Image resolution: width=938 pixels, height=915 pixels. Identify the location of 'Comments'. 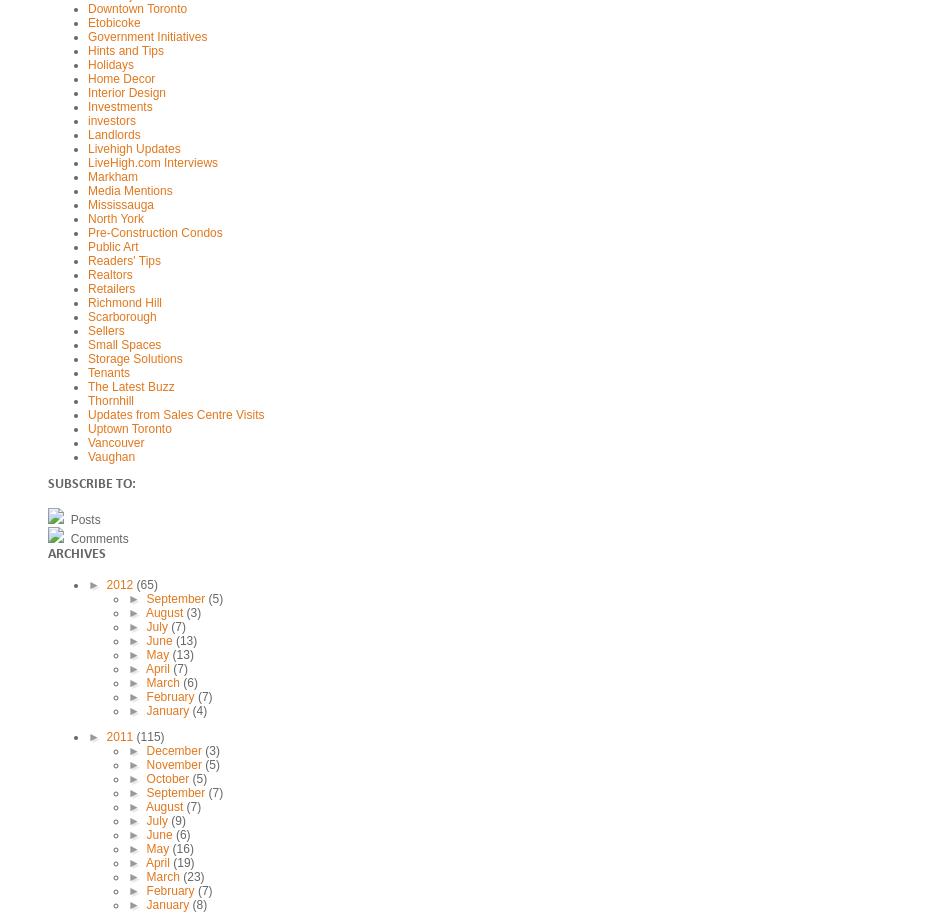
(97, 538).